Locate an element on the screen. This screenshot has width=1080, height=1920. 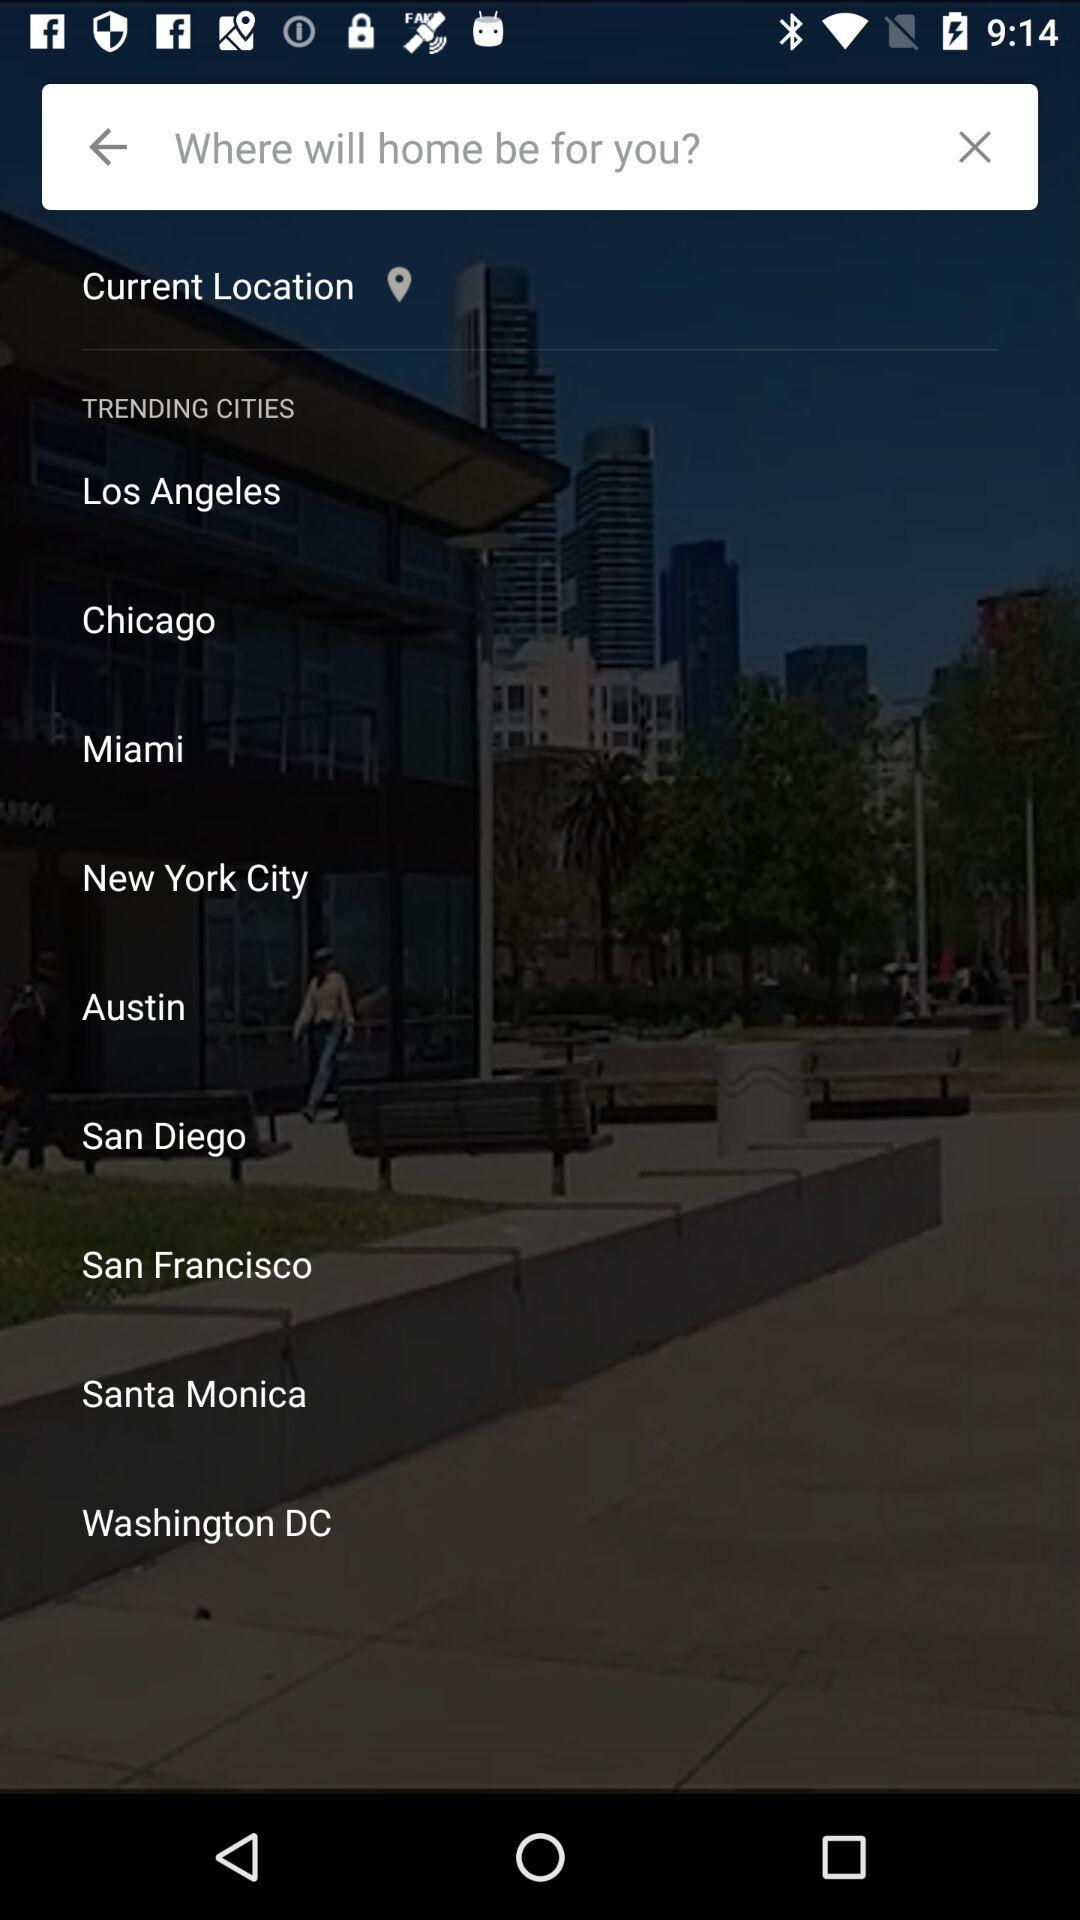
the current location is located at coordinates (251, 283).